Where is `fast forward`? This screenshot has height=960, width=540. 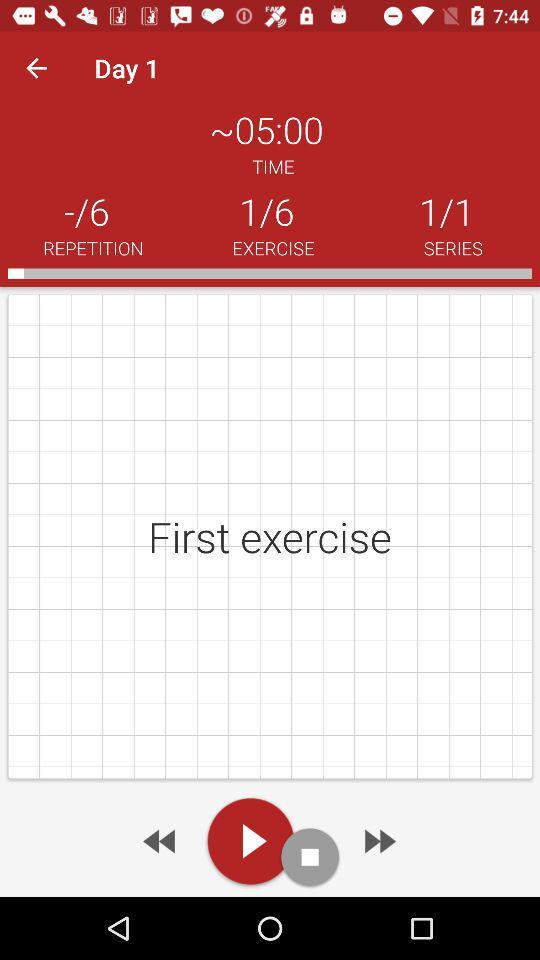 fast forward is located at coordinates (378, 840).